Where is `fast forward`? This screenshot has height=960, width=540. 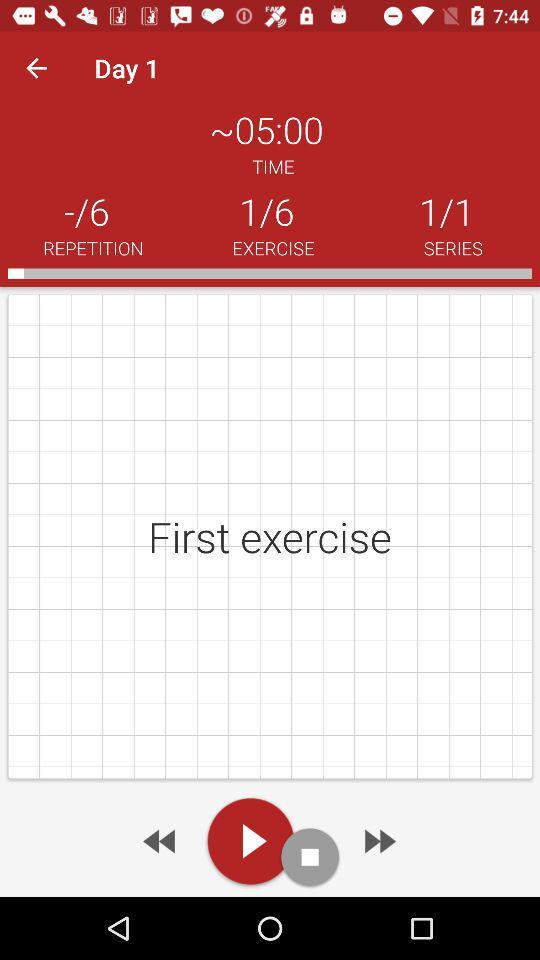 fast forward is located at coordinates (378, 840).